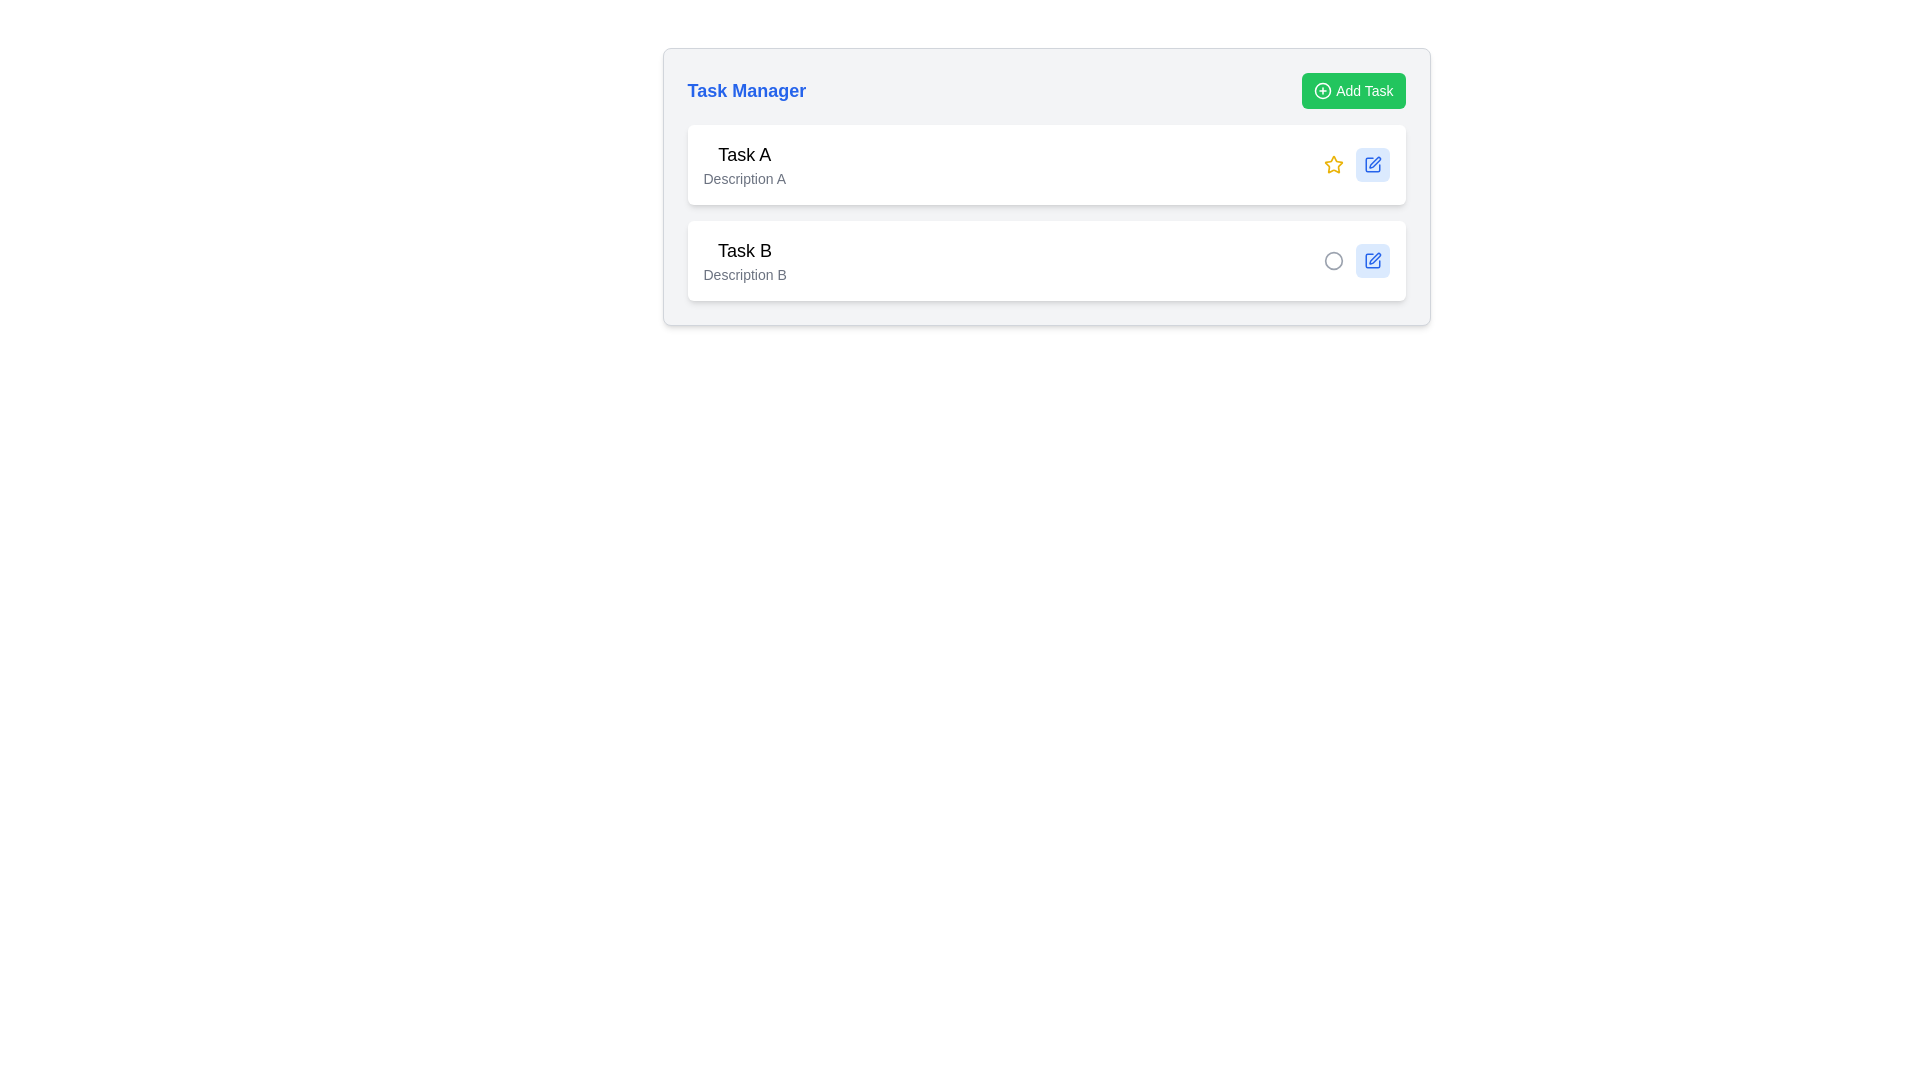 This screenshot has height=1080, width=1920. I want to click on the SVG circle that represents the state or status for the second task, positioned to the right of the task's text description, so click(1333, 260).